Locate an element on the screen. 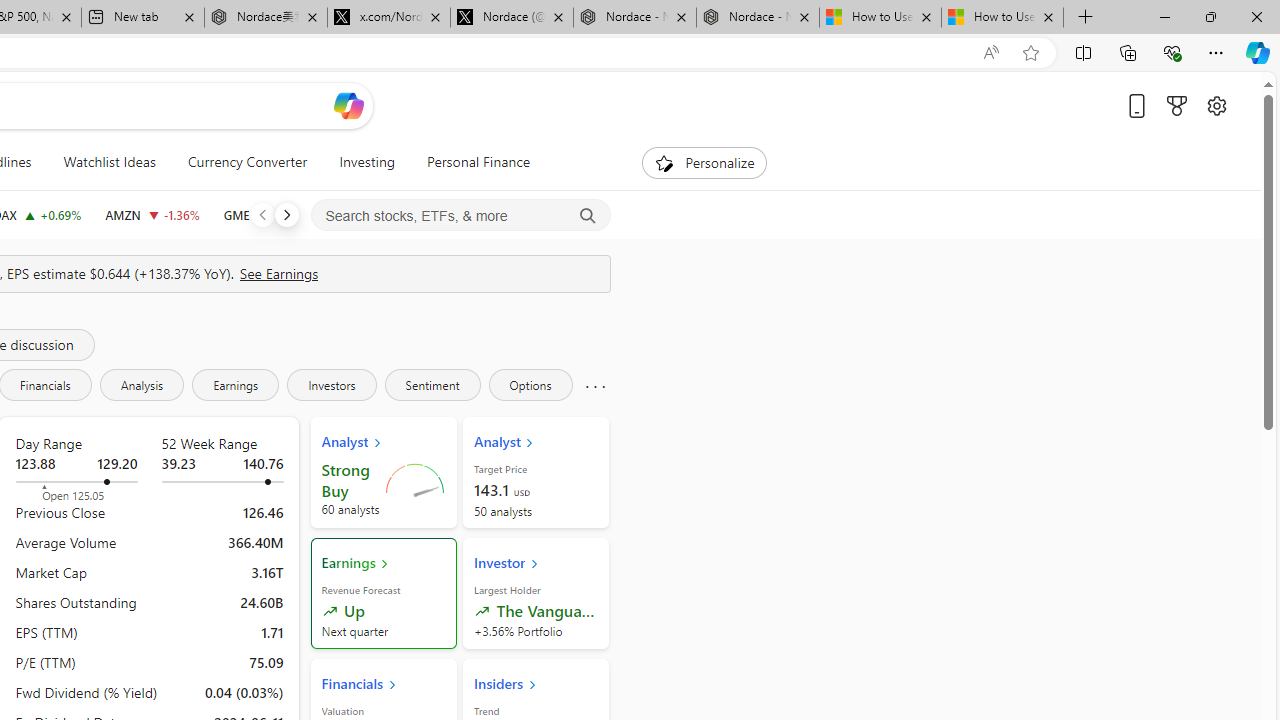 This screenshot has width=1280, height=720. 'Options' is located at coordinates (530, 384).